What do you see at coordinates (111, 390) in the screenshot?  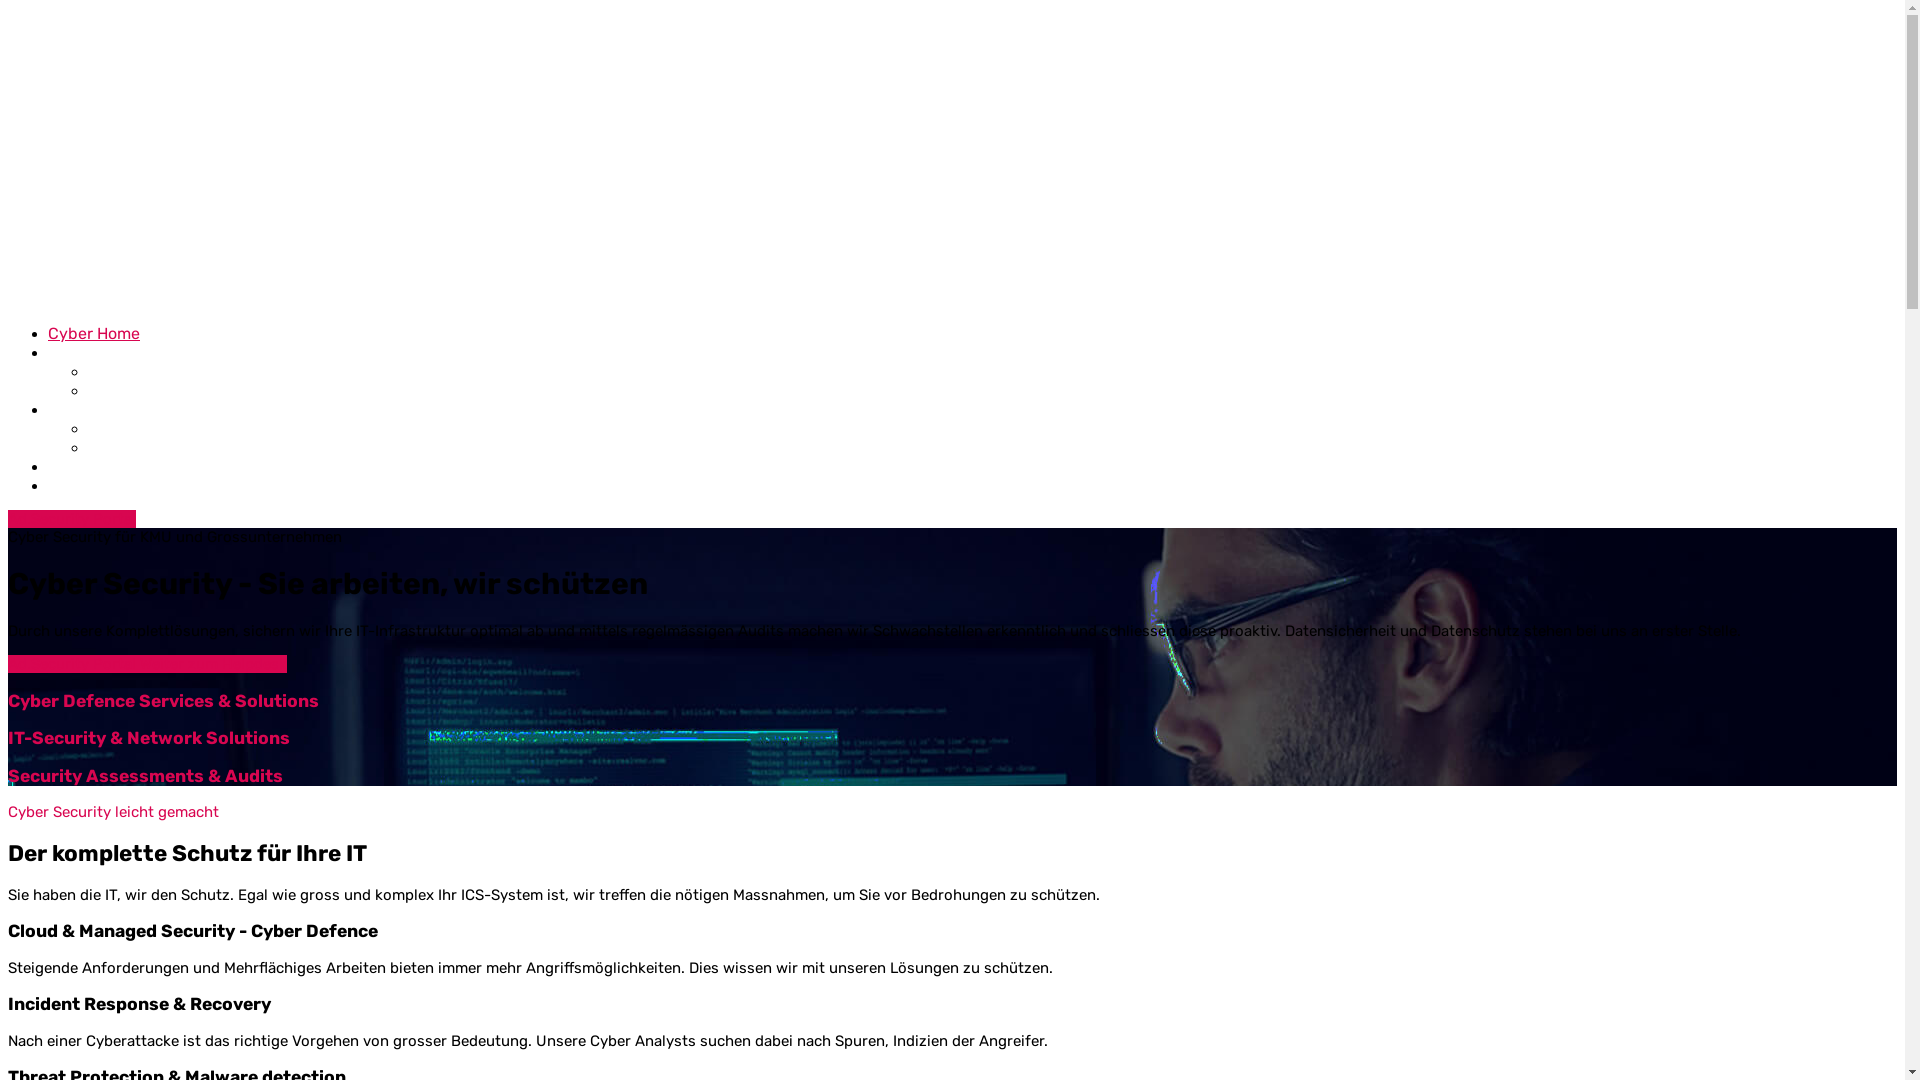 I see `'Audits'` at bounding box center [111, 390].